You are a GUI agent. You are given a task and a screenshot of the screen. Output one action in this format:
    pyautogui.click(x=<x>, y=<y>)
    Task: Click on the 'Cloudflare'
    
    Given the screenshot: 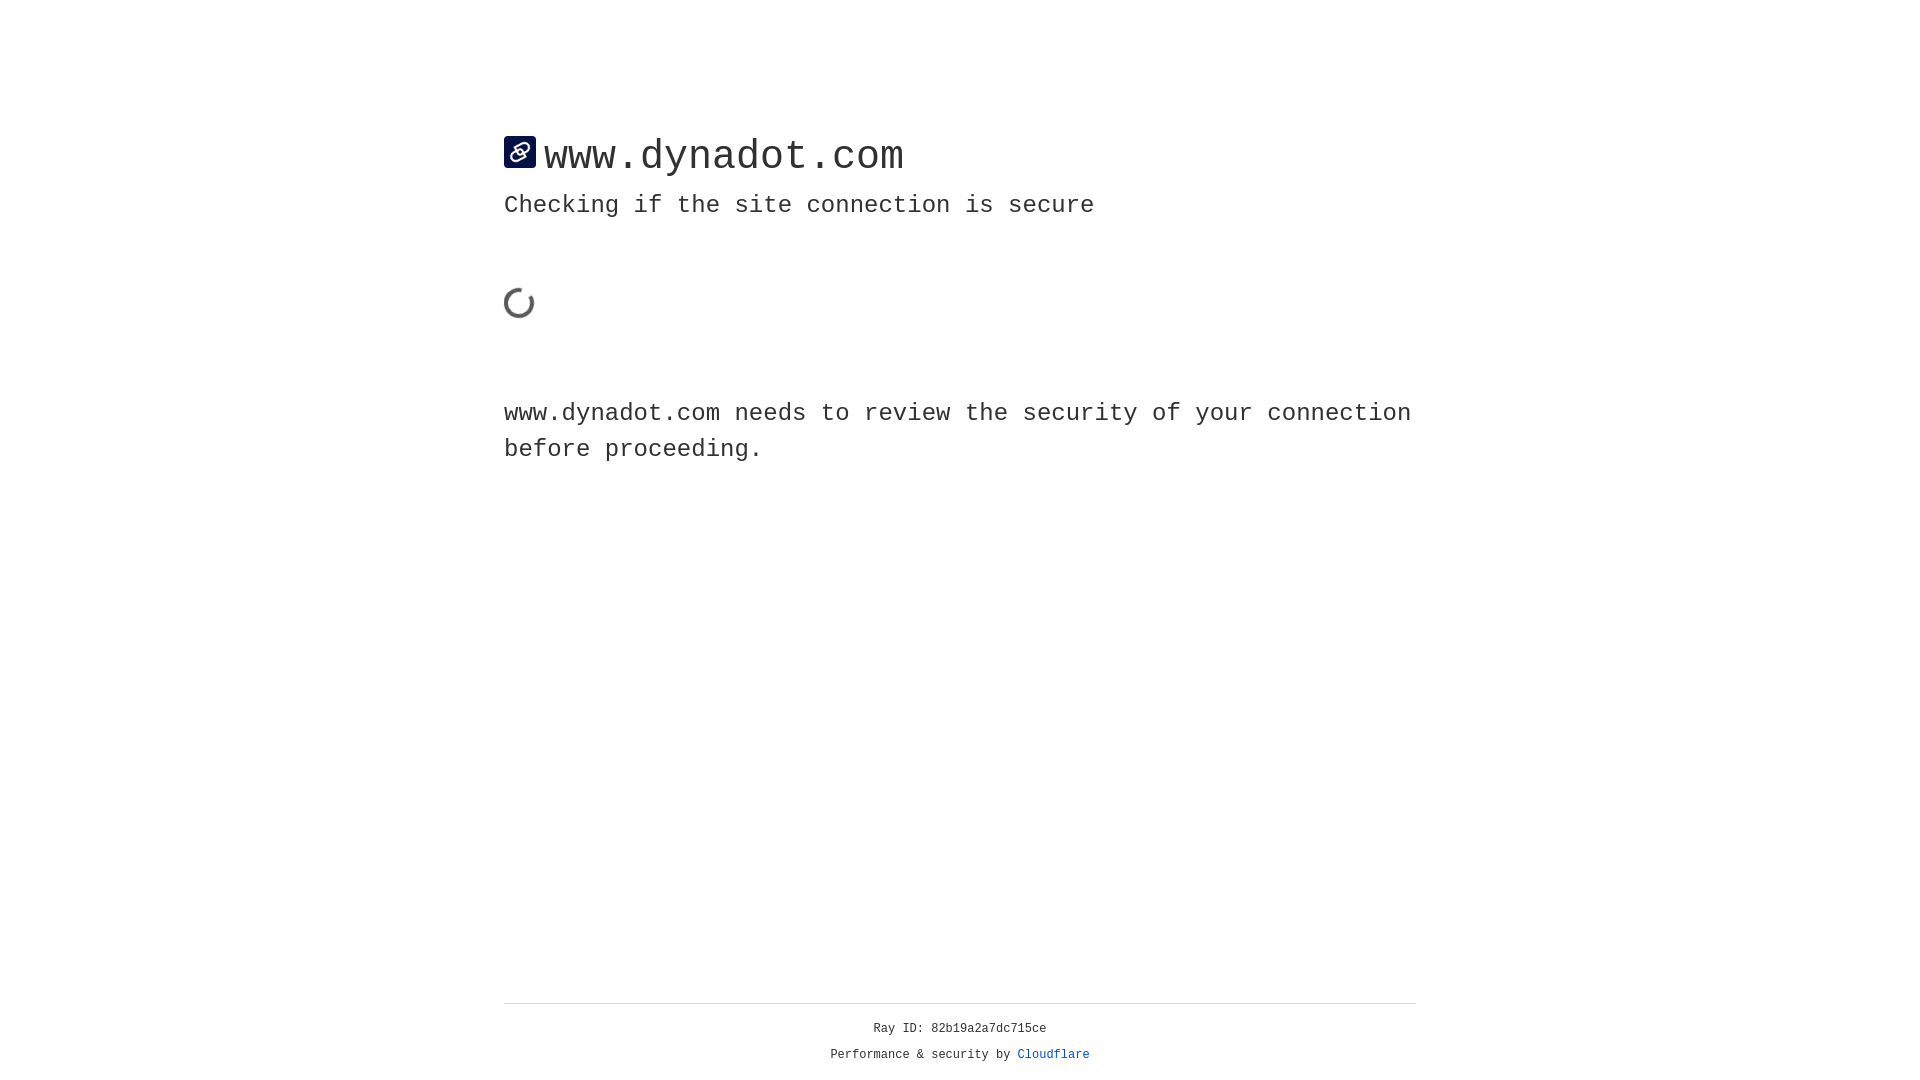 What is the action you would take?
    pyautogui.click(x=1053, y=1054)
    